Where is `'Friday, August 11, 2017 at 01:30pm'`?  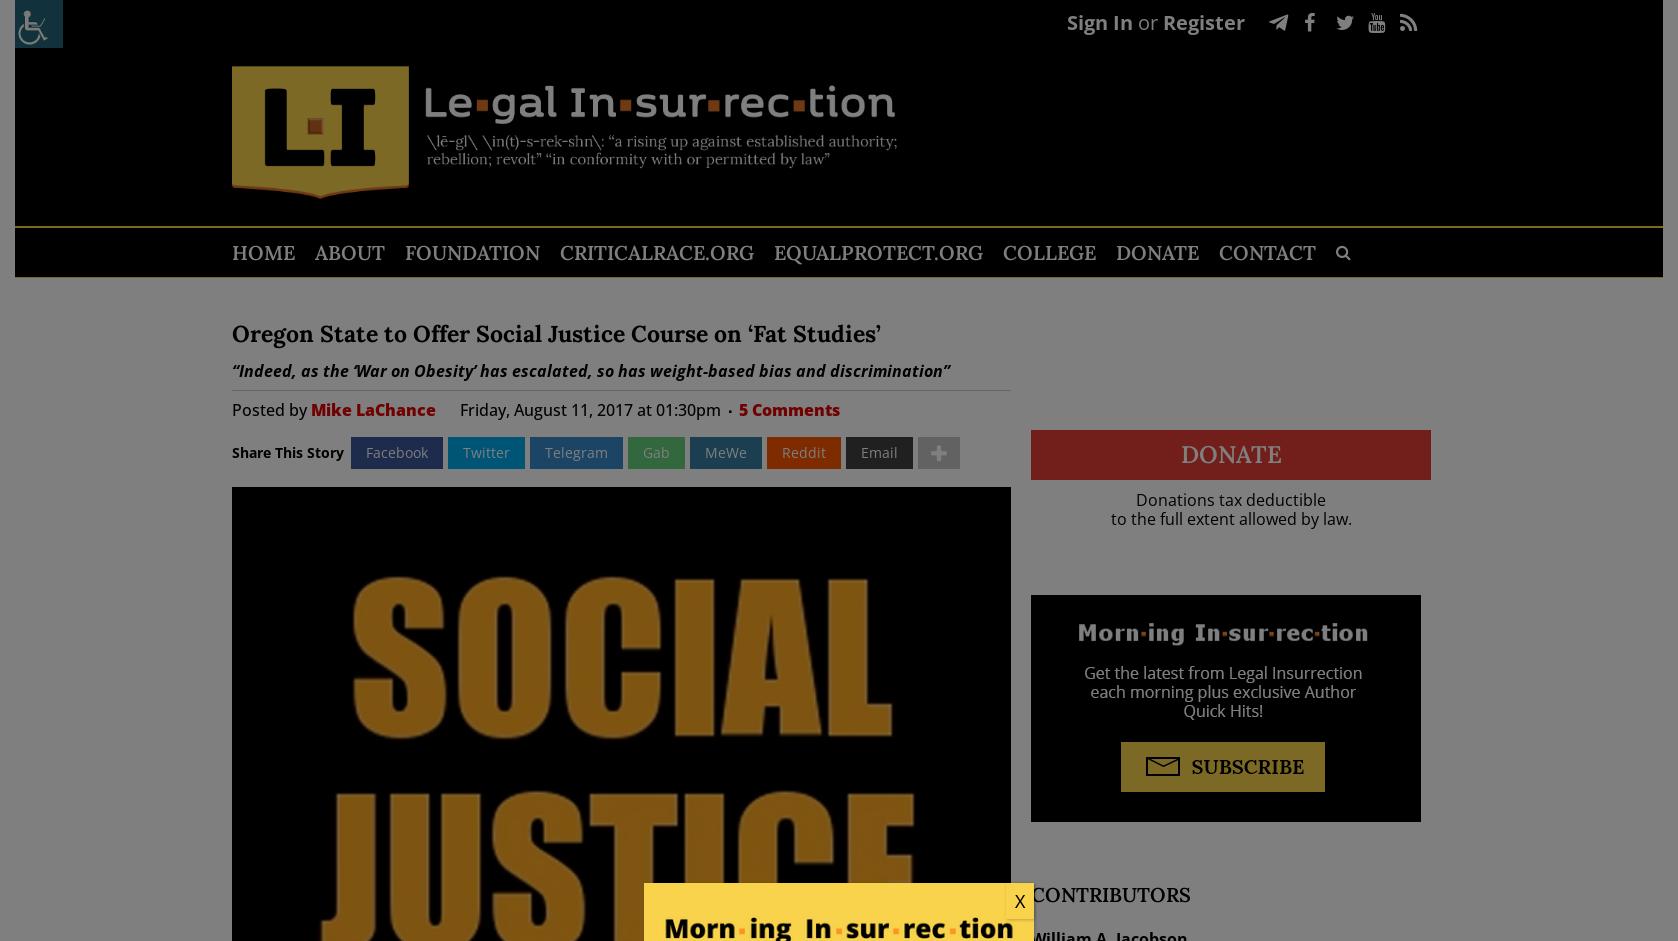 'Friday, August 11, 2017 at 01:30pm' is located at coordinates (588, 408).